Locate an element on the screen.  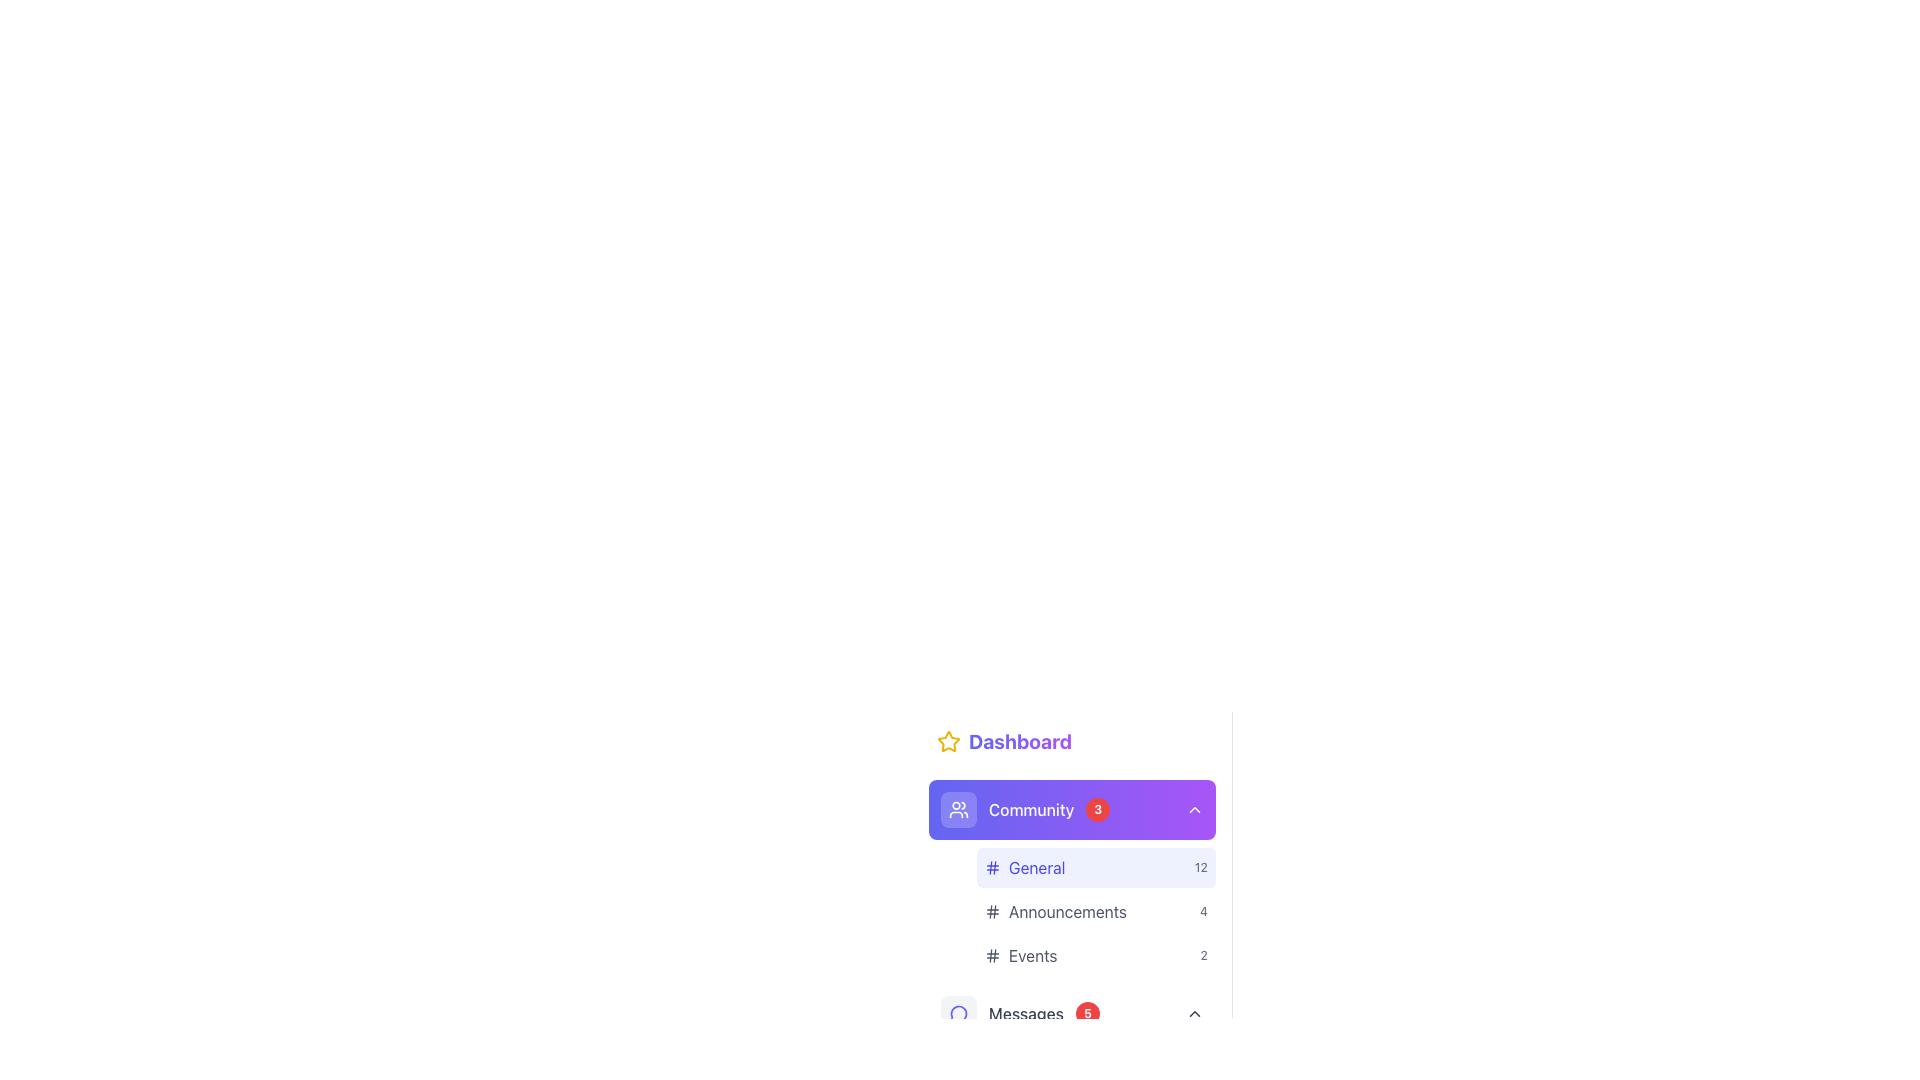
the value displayed on the Notification badge located to the right of the 'Community' text within the purple header section of the 'Dashboard' menu is located at coordinates (1097, 810).